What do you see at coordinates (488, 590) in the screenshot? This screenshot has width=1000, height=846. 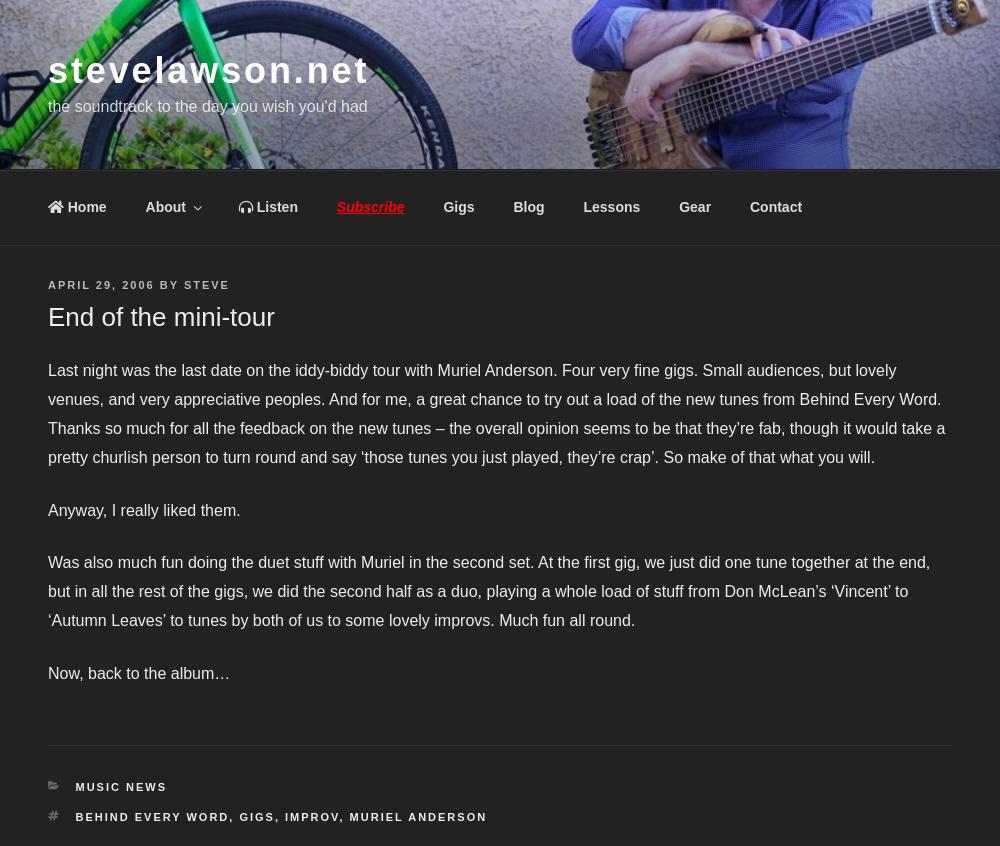 I see `'Was also much fun doing the duet stuff with Muriel in the second set. At the first gig, we just did one tune together at the end, but in all the rest of the gigs, we did the second half as a duo, playing a whole load of stuff from Don McLean’s ‘Vincent’ to ‘Autumn Leaves’ to tunes by both of us to some lovely improvs. Much fun all round.'` at bounding box center [488, 590].